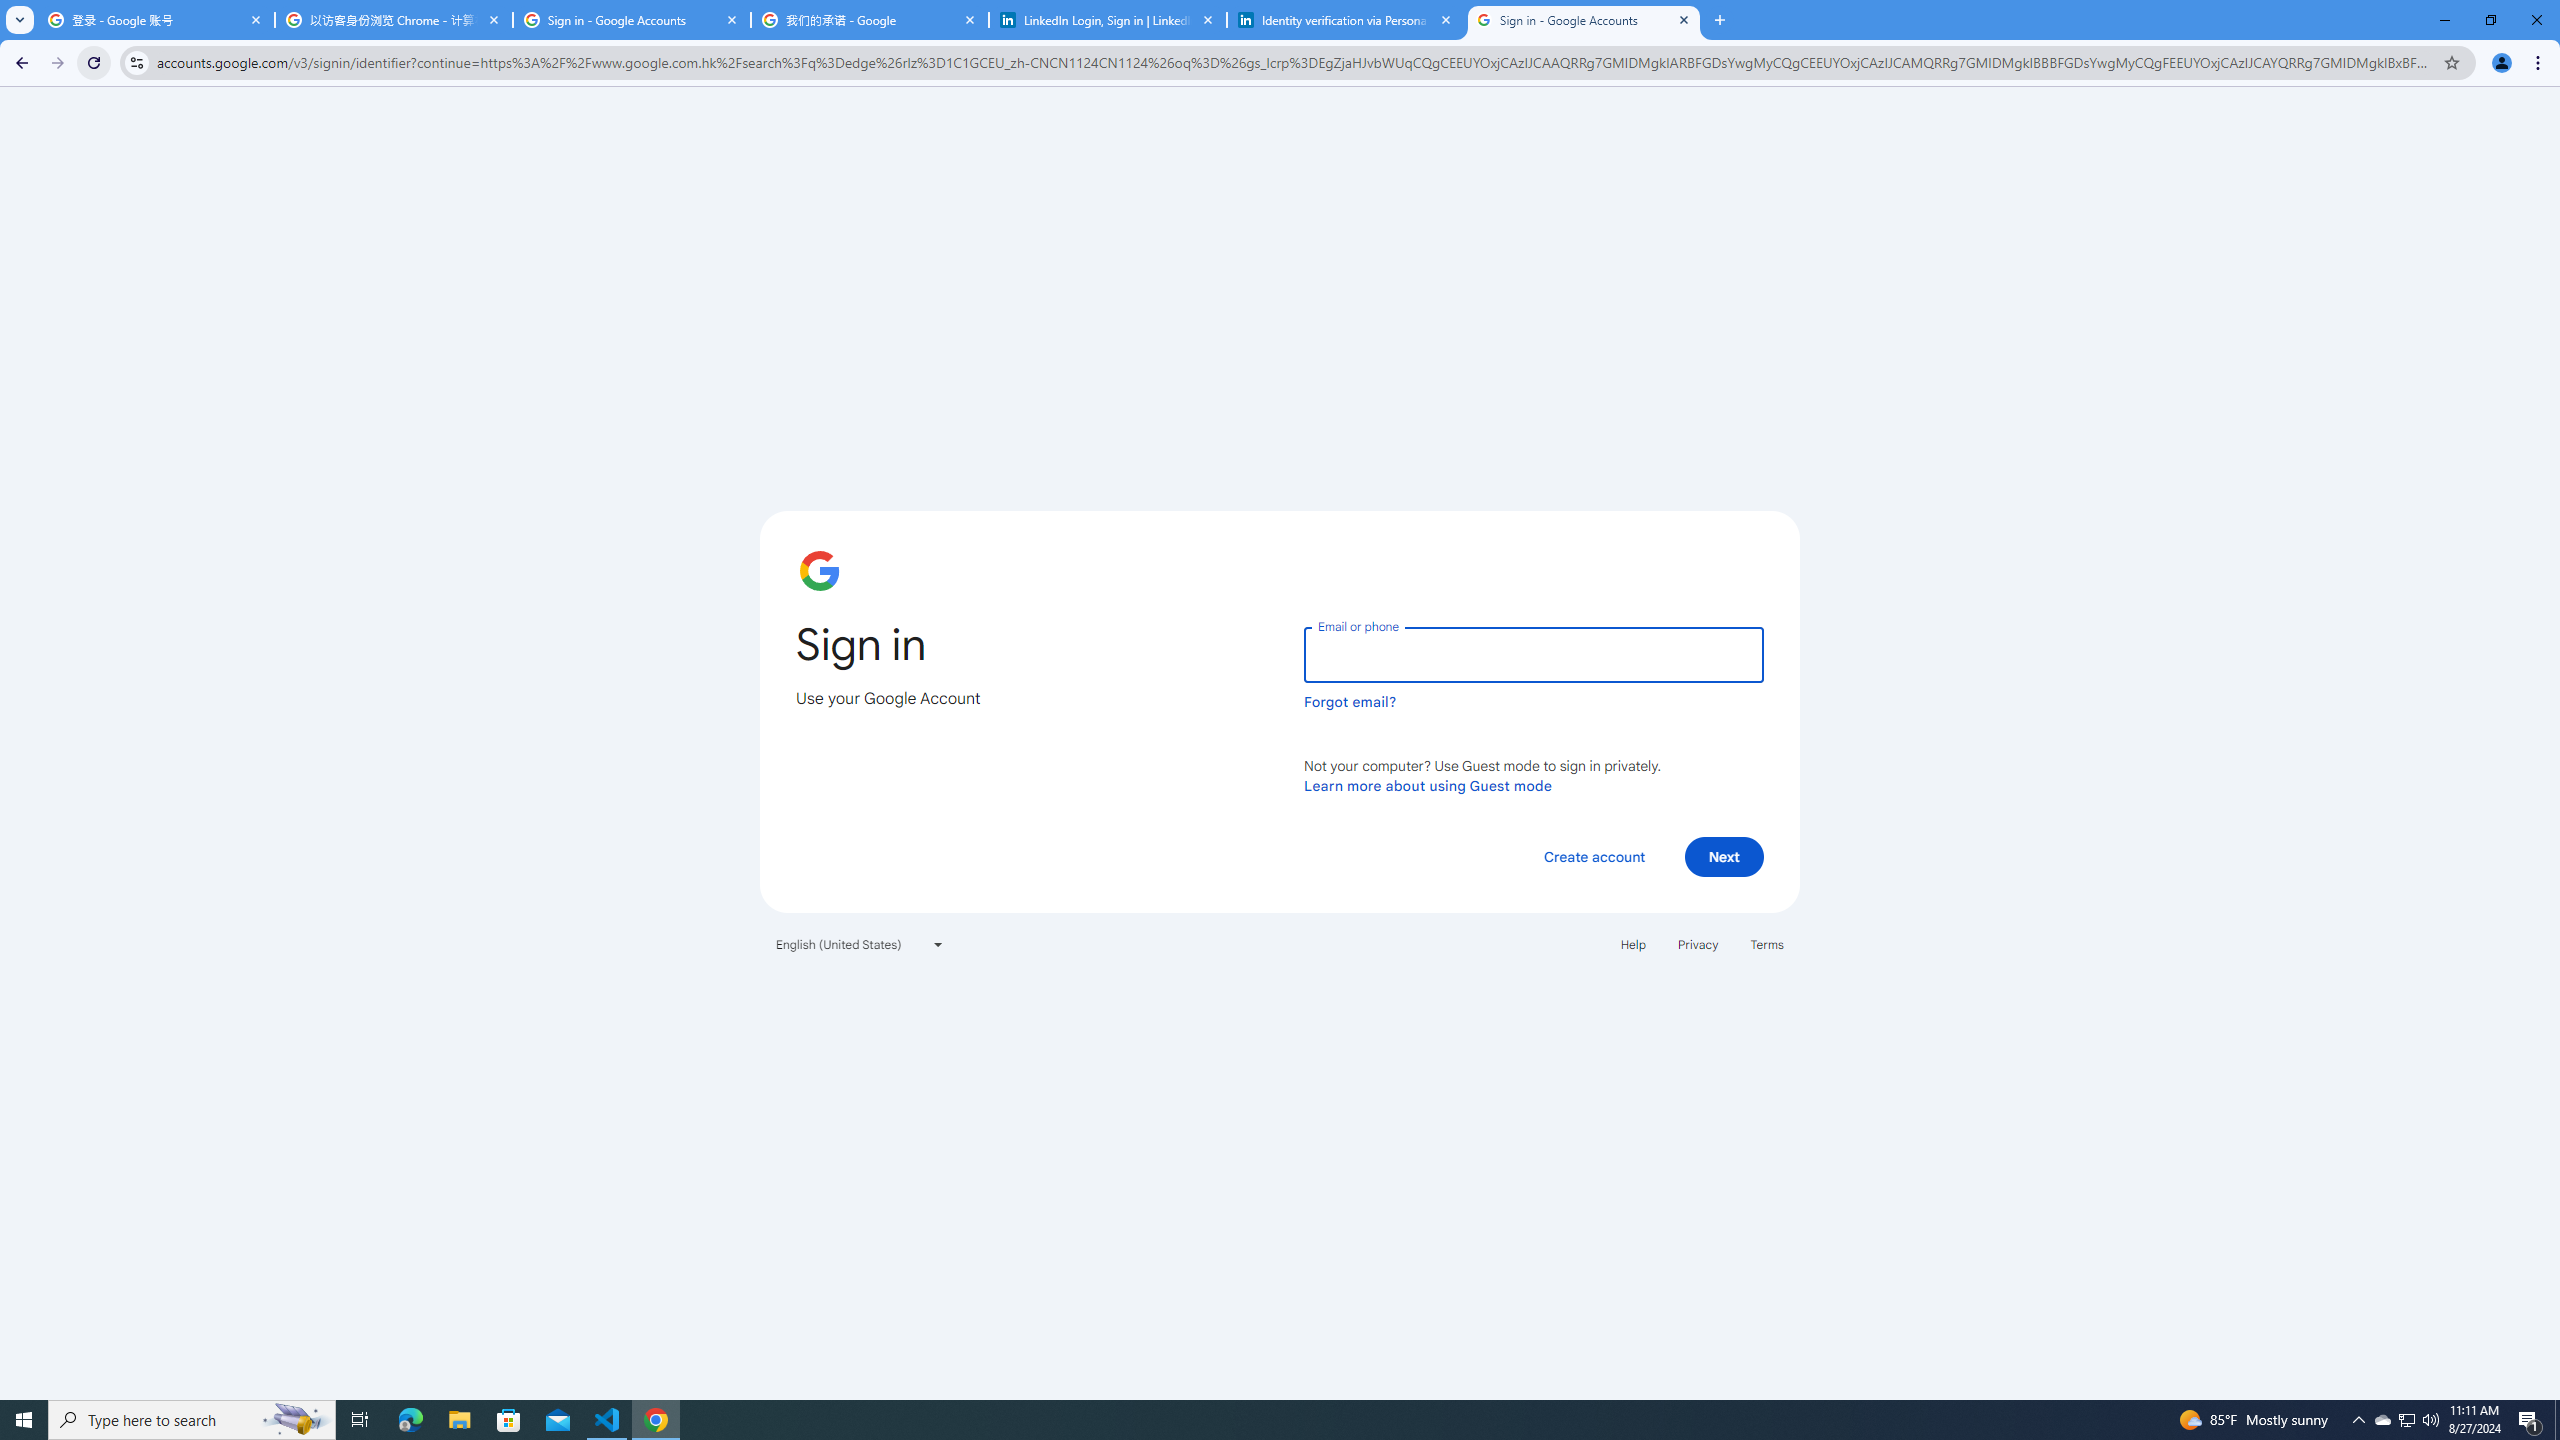 This screenshot has height=1440, width=2560. I want to click on 'English (United States)', so click(860, 942).